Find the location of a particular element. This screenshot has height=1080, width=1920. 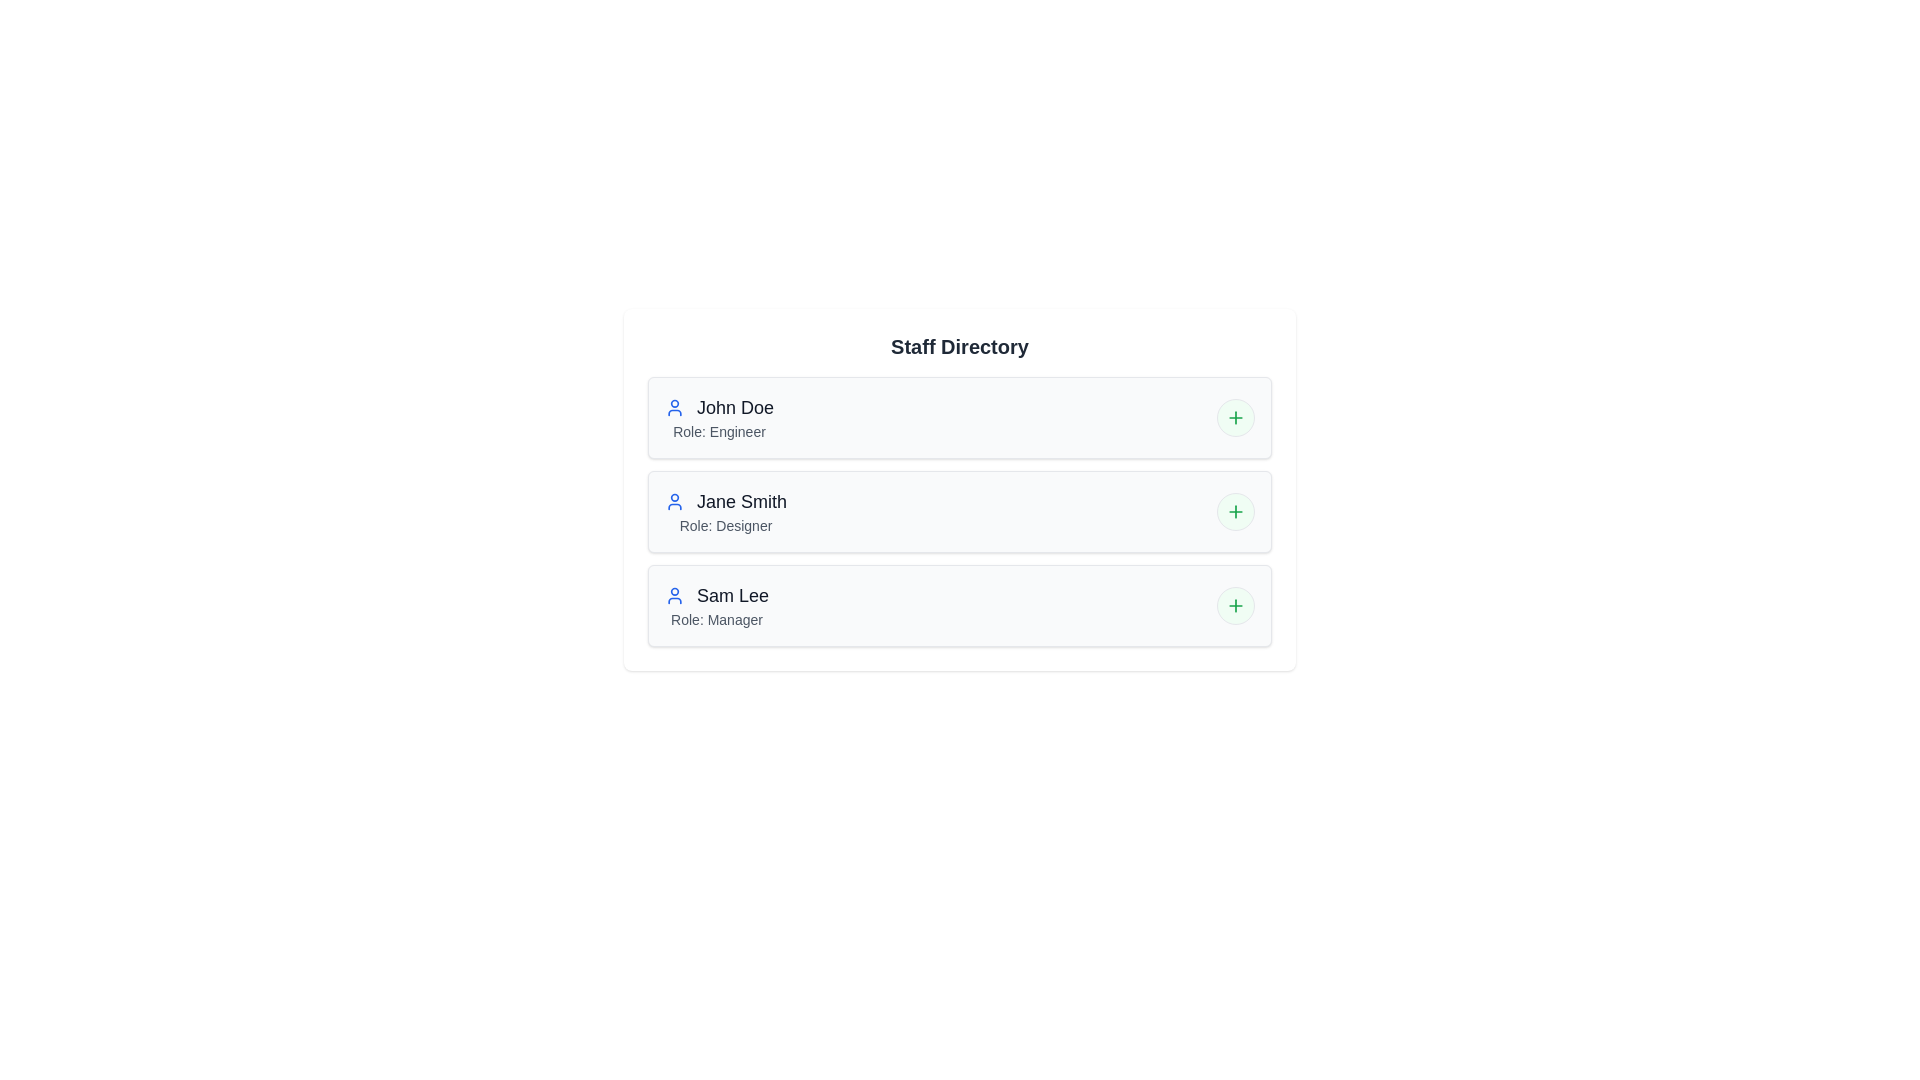

the text of the staff member Jane Smith is located at coordinates (665, 488).